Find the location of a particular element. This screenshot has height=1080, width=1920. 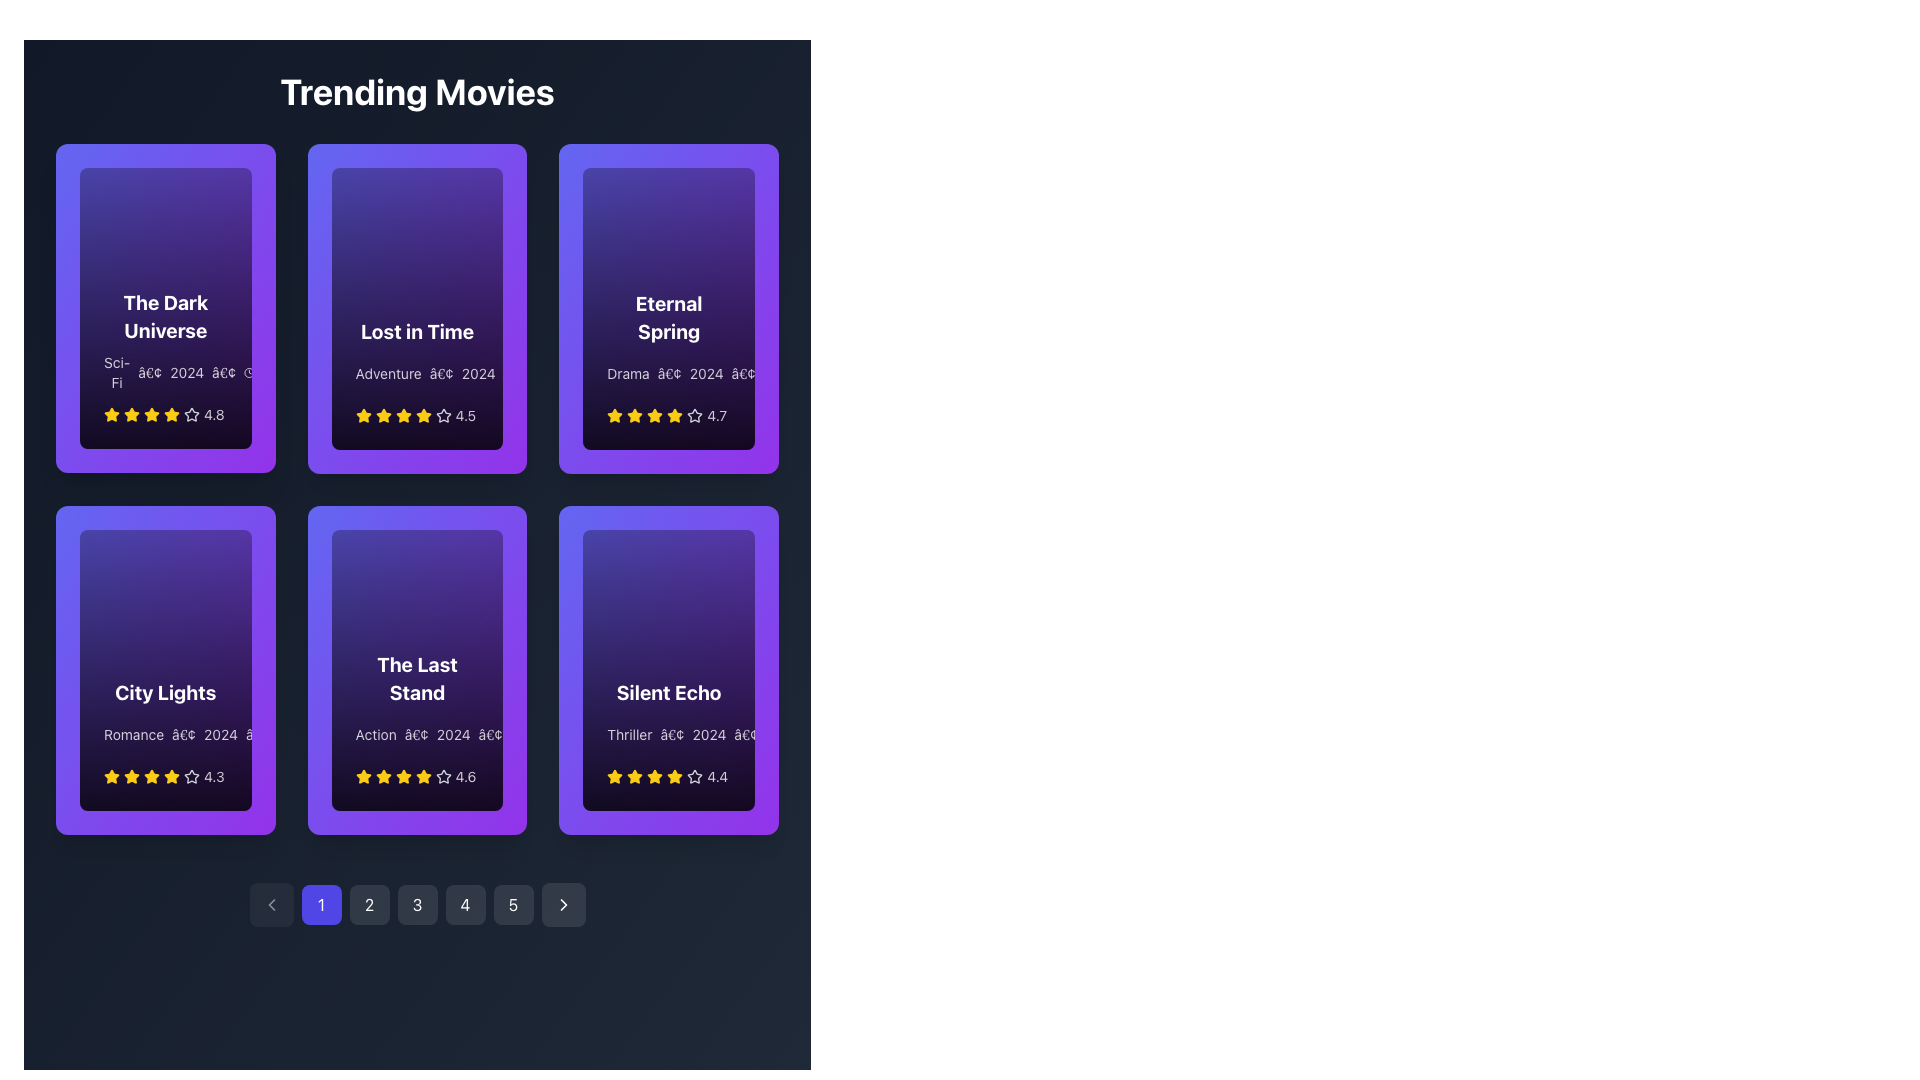

the yellow star-shaped icon to rate the 'City Lights' movie, located in the rating section beneath the text of the movie card is located at coordinates (151, 775).